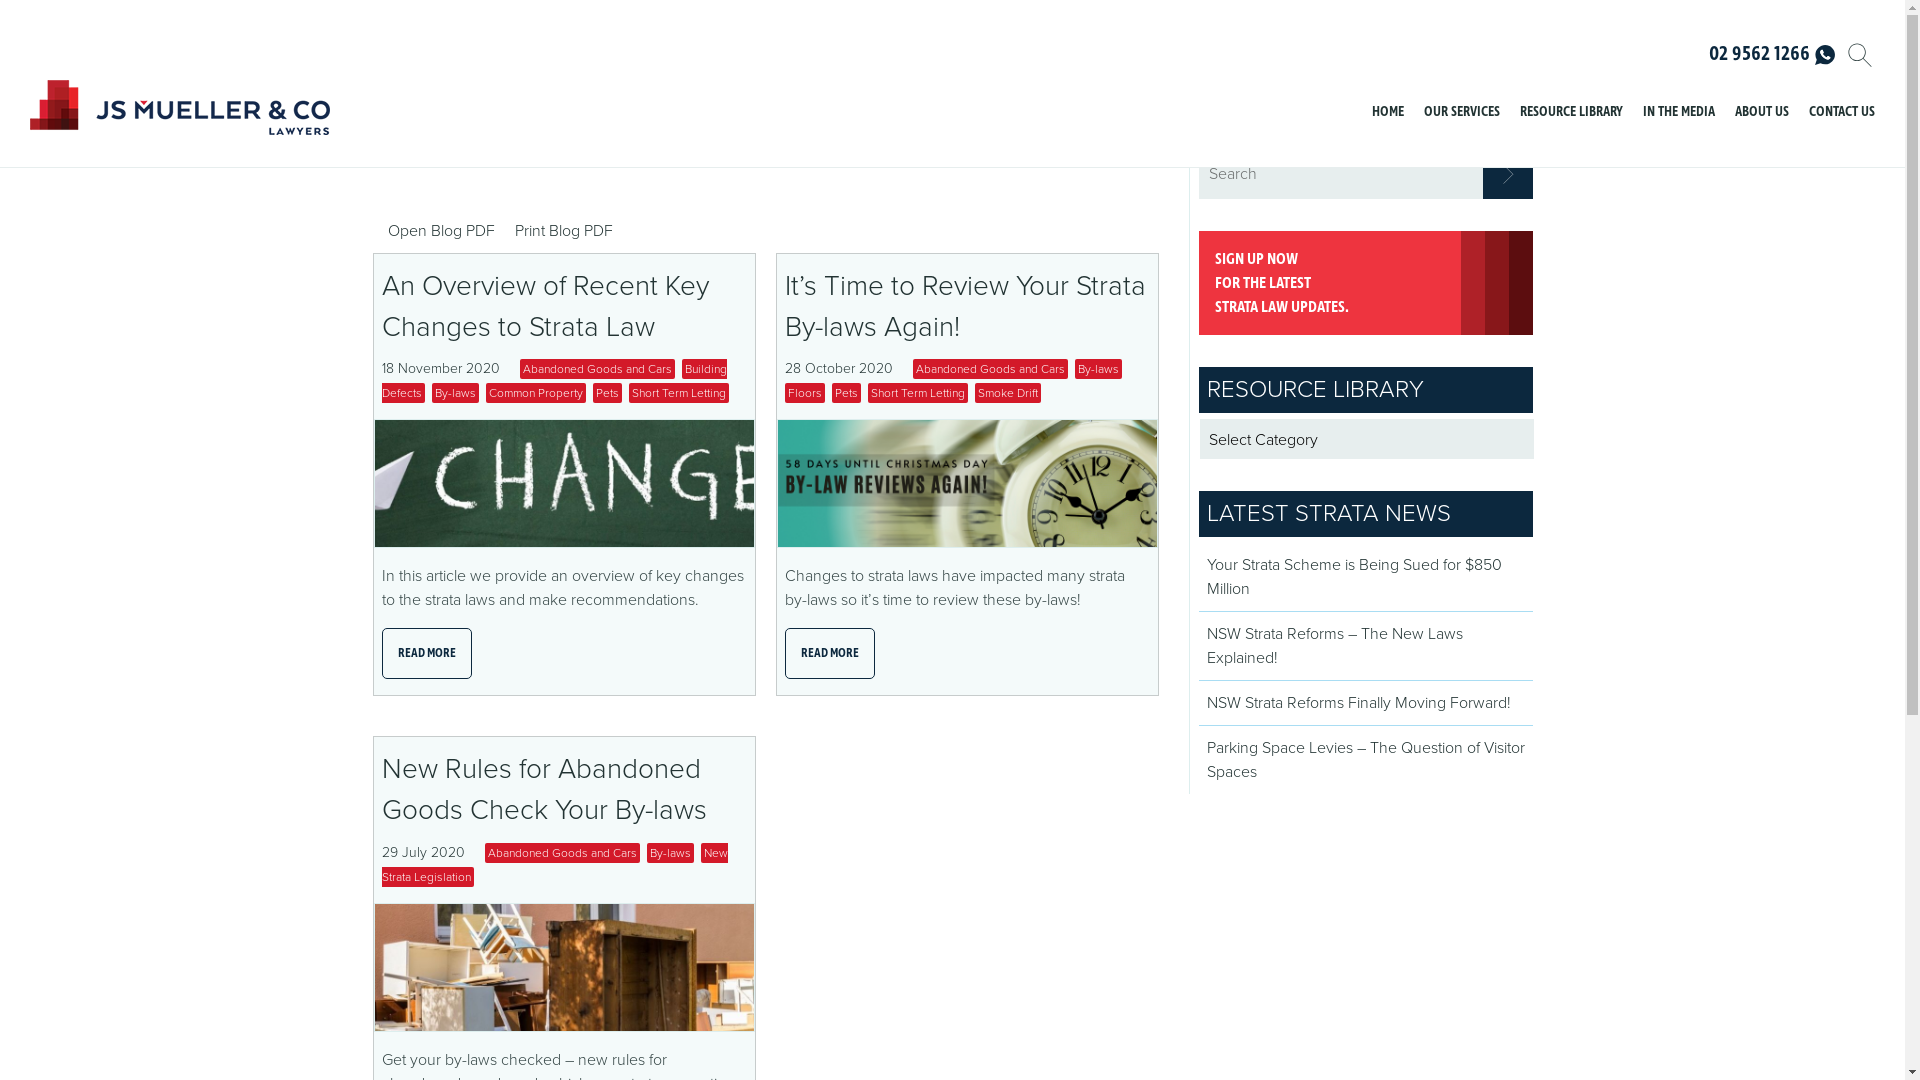  I want to click on 'Open Blog PDF', so click(440, 230).